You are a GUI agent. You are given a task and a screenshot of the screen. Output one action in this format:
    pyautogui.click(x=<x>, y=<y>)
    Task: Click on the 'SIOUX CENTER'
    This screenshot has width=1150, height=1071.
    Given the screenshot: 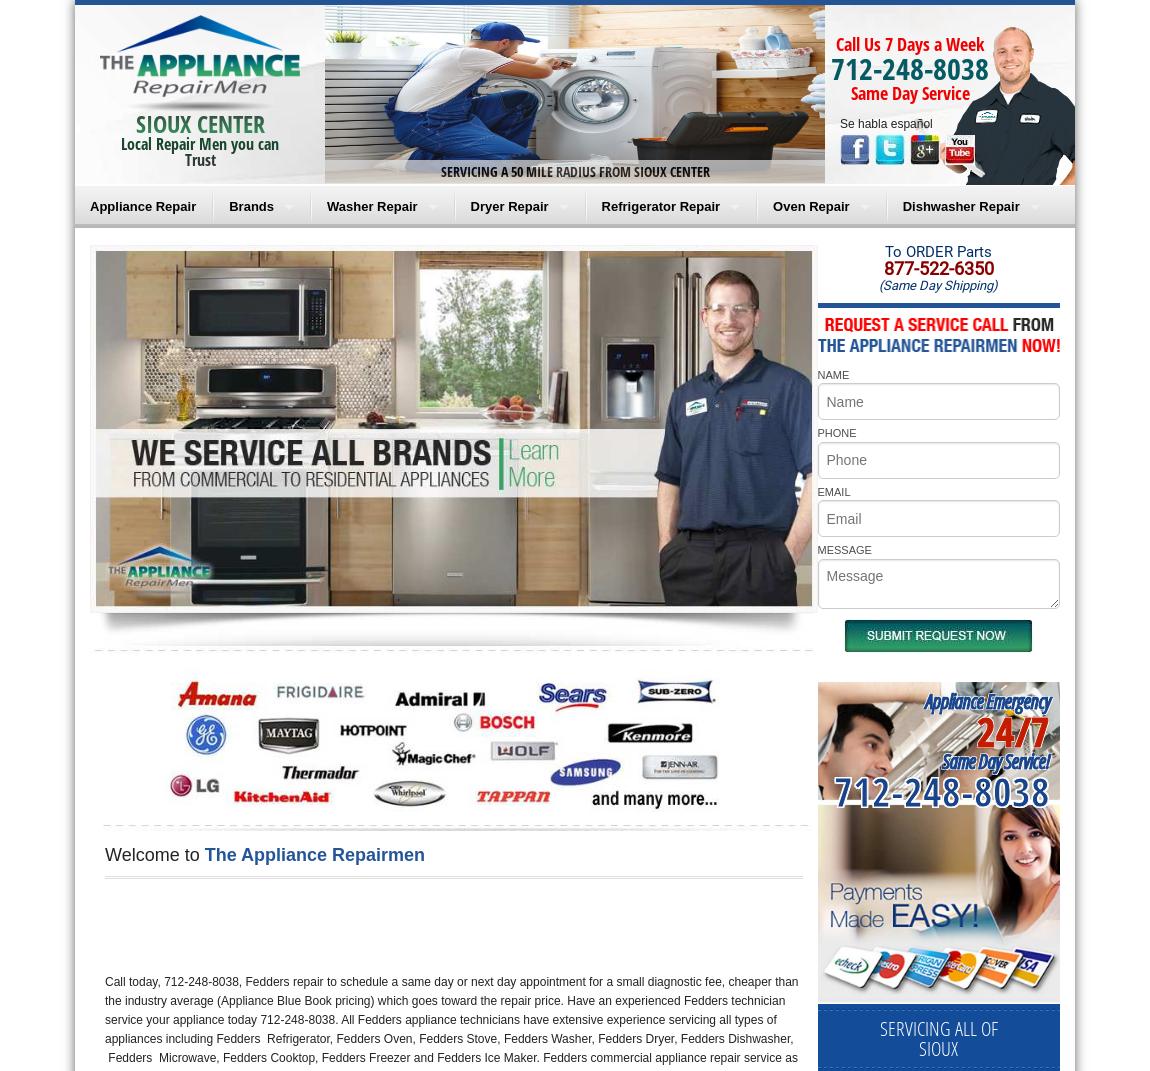 What is the action you would take?
    pyautogui.click(x=198, y=123)
    